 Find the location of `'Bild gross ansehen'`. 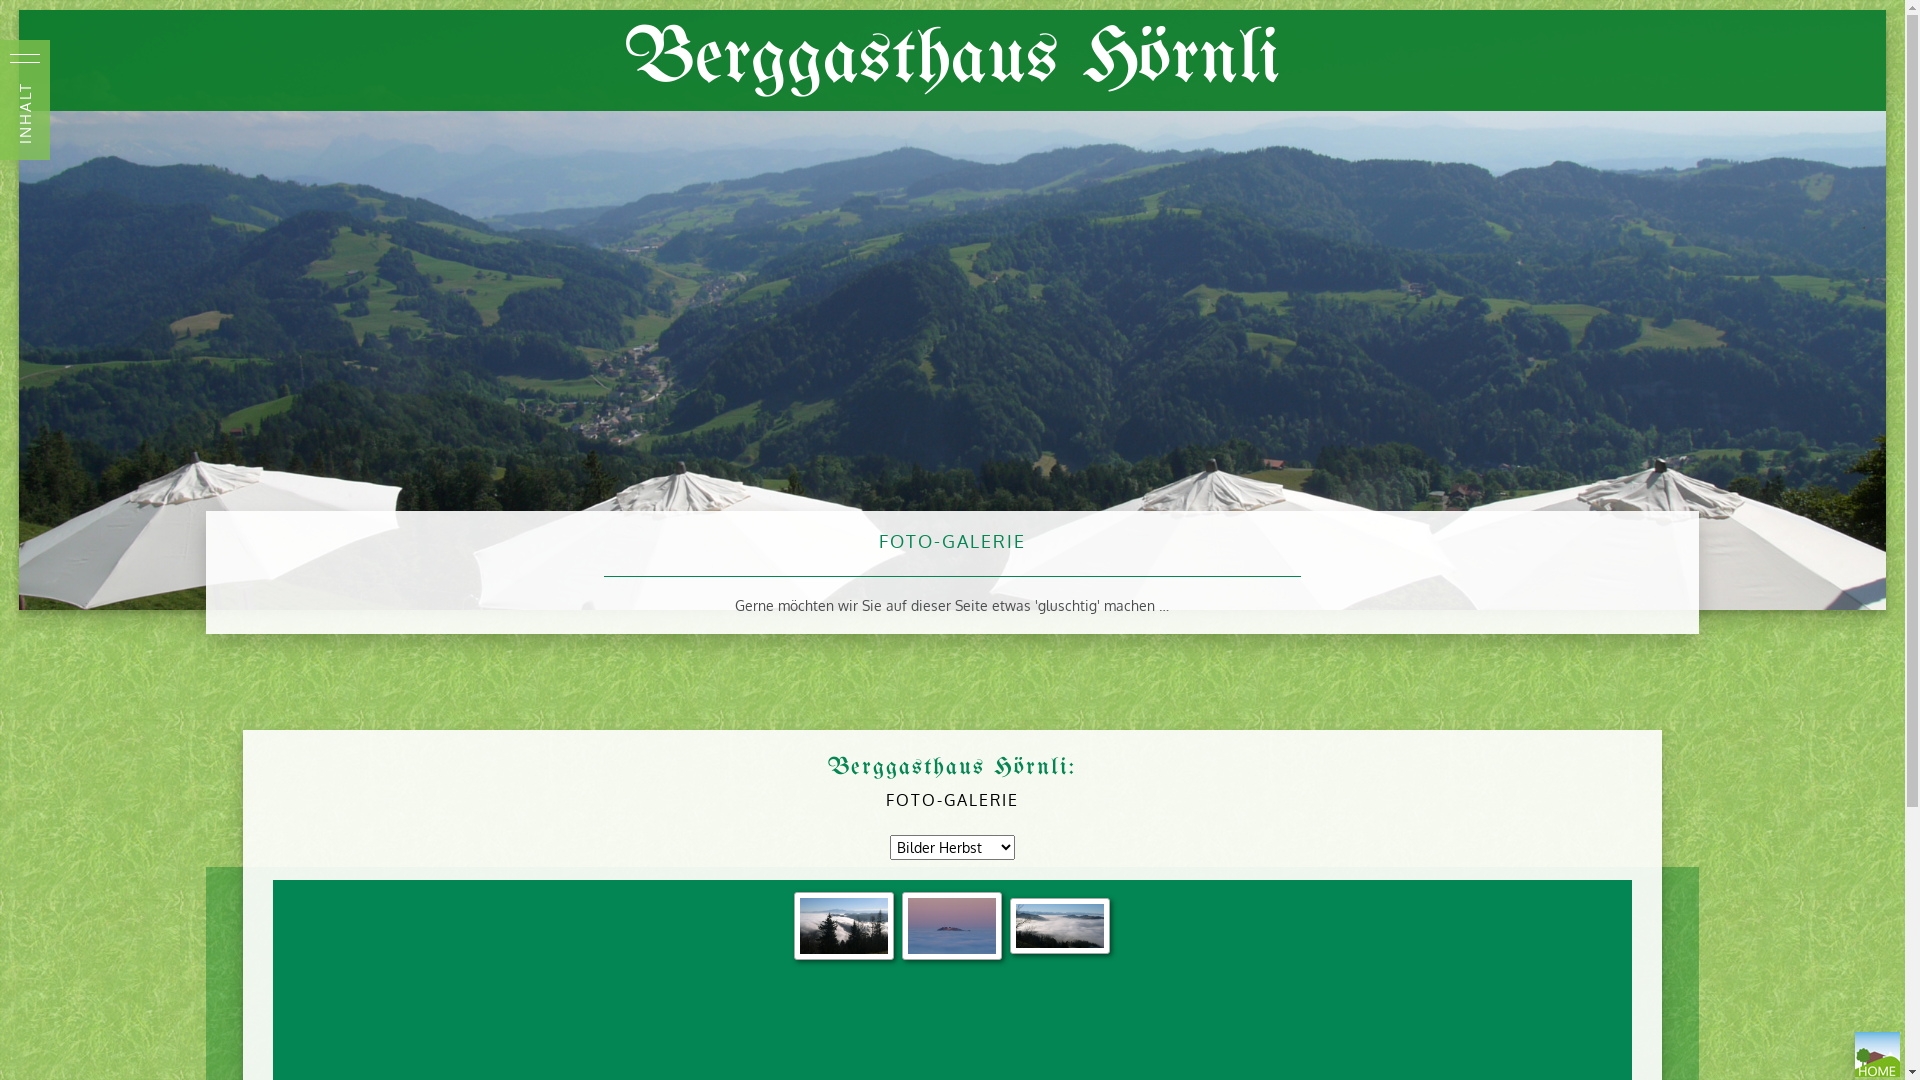

'Bild gross ansehen' is located at coordinates (844, 925).